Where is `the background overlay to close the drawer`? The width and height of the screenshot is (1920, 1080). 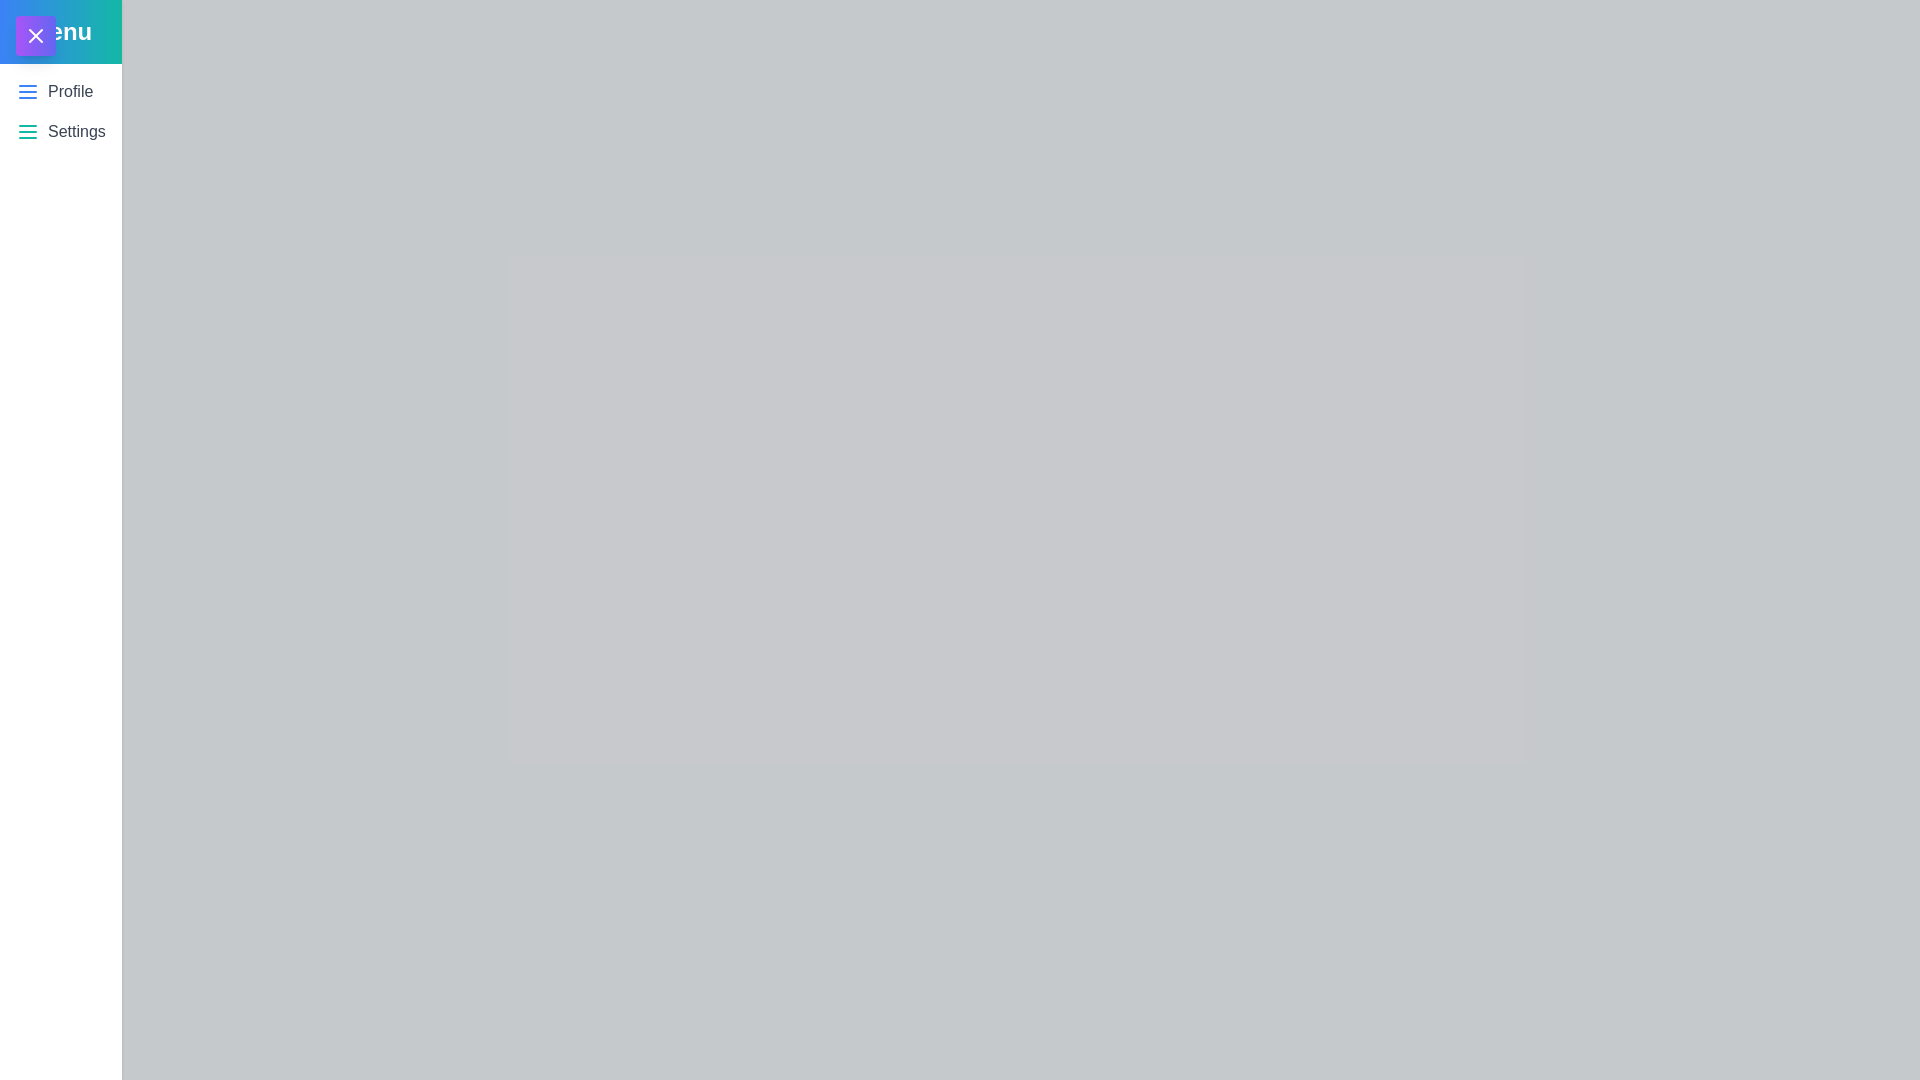
the background overlay to close the drawer is located at coordinates (960, 540).